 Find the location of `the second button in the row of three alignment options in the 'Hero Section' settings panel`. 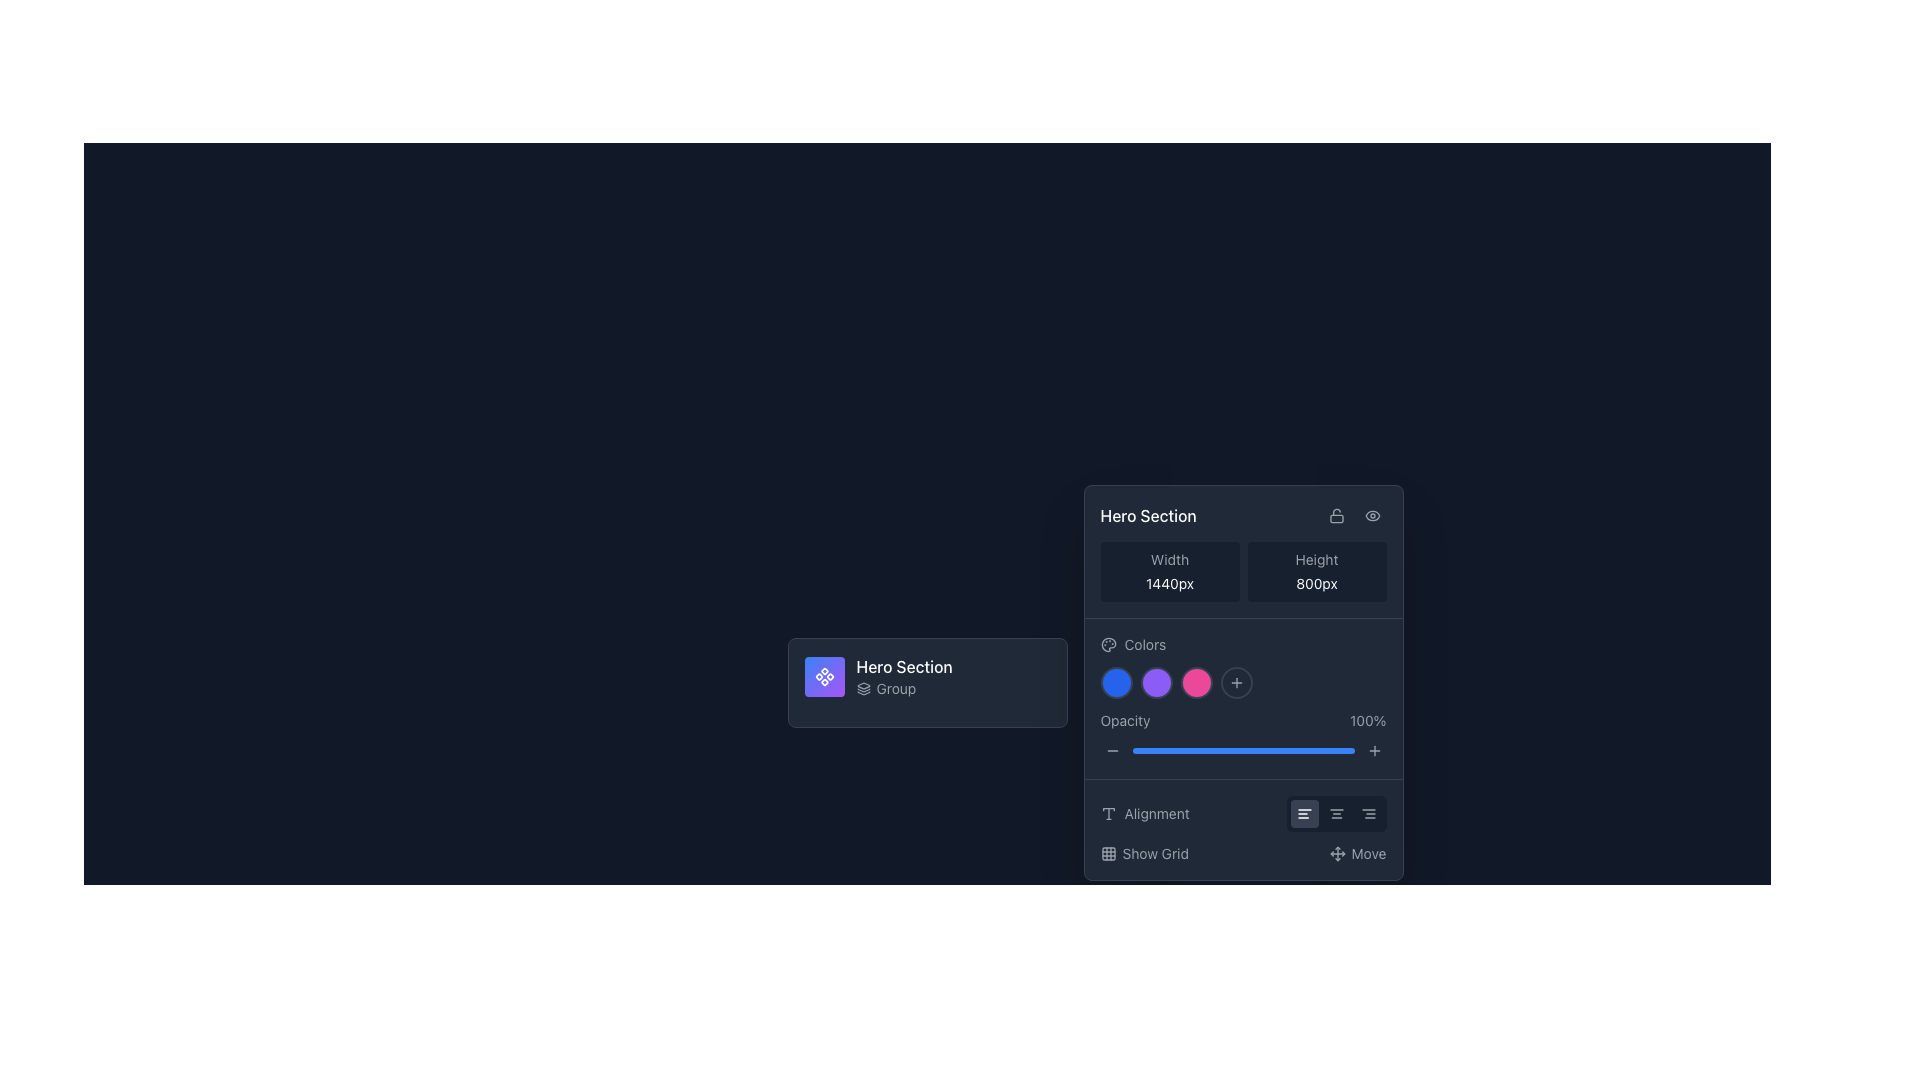

the second button in the row of three alignment options in the 'Hero Section' settings panel is located at coordinates (1336, 813).